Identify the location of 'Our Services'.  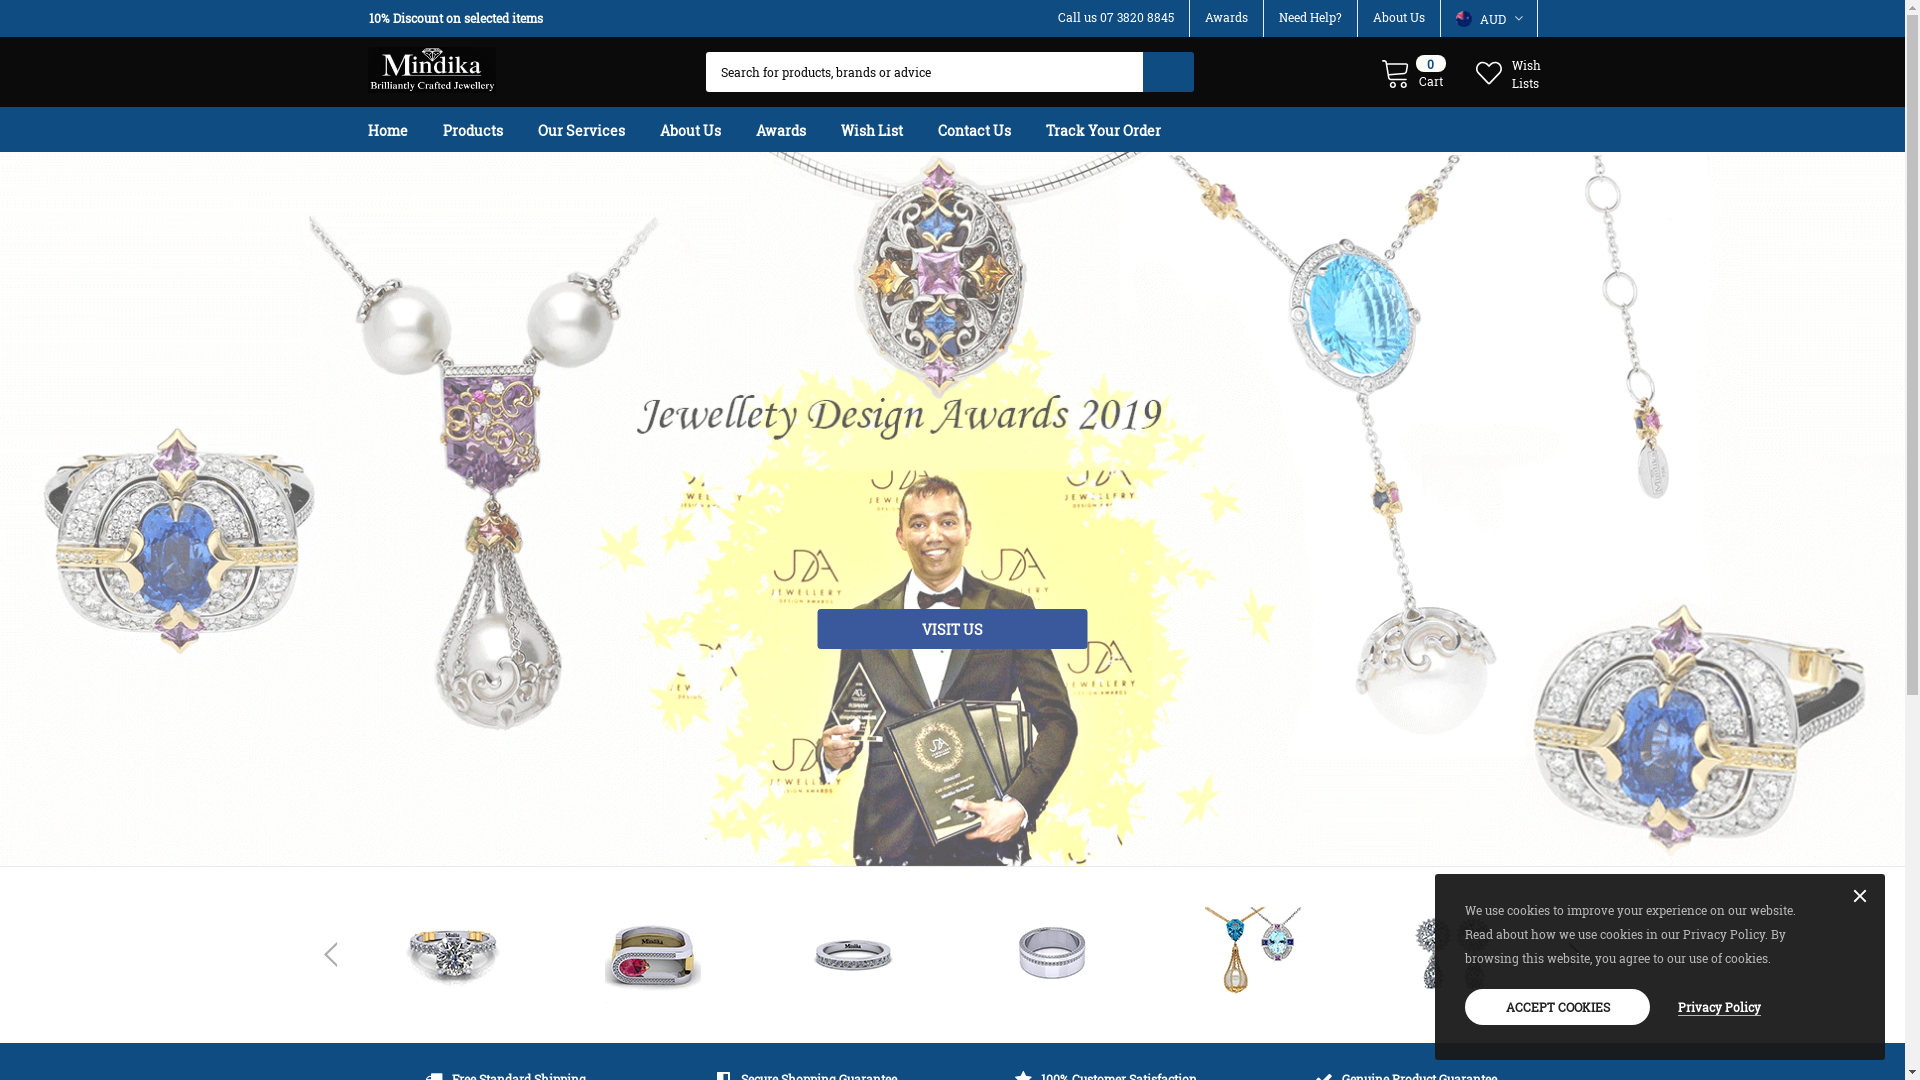
(596, 129).